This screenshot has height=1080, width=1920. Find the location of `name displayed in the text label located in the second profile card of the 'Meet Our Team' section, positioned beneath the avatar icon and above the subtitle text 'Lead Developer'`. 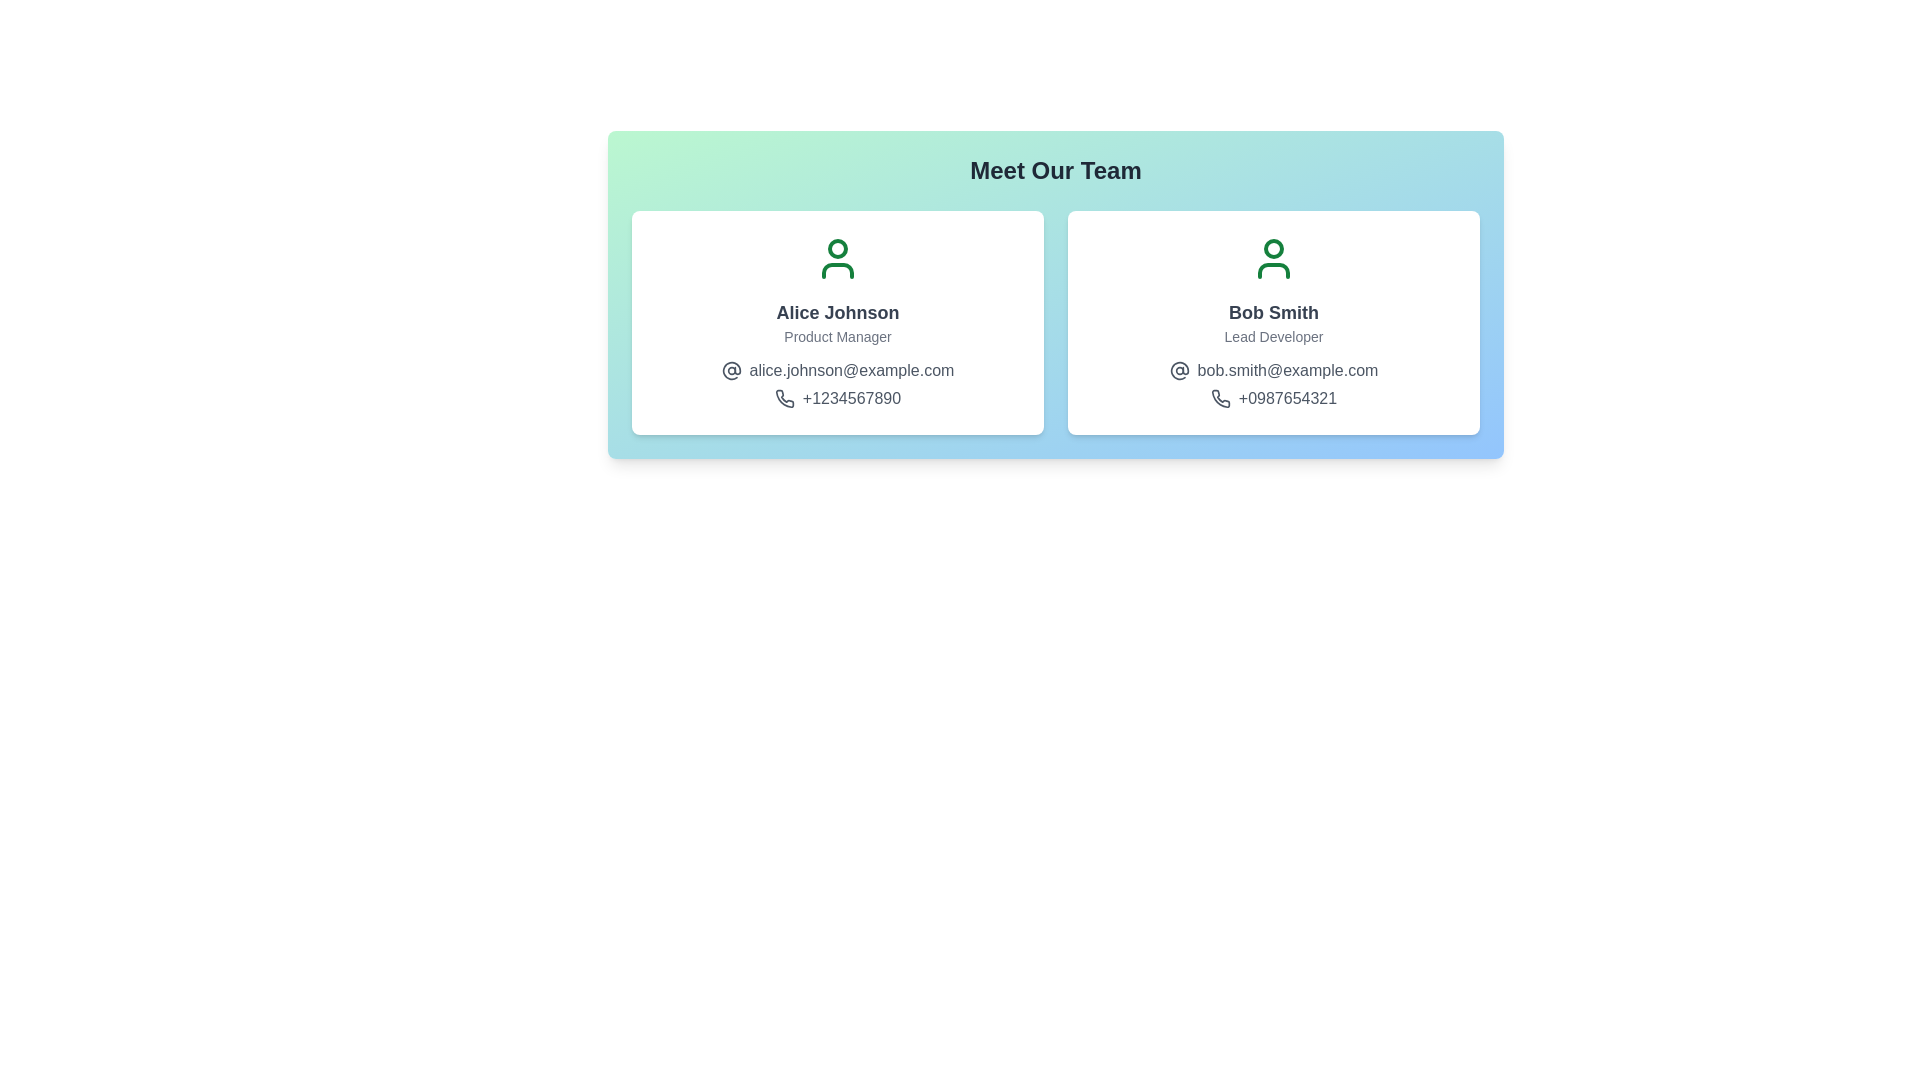

name displayed in the text label located in the second profile card of the 'Meet Our Team' section, positioned beneath the avatar icon and above the subtitle text 'Lead Developer' is located at coordinates (1272, 312).